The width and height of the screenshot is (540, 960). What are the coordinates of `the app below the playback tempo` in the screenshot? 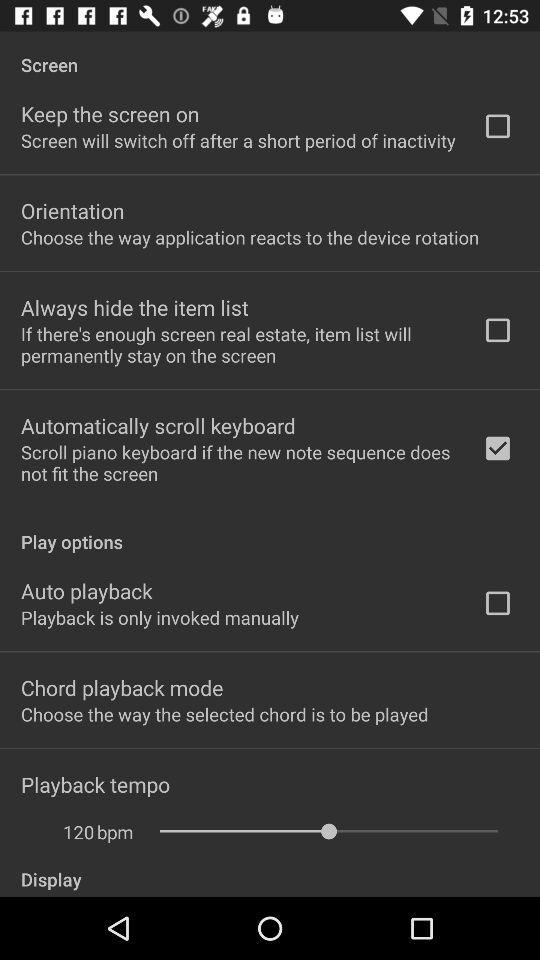 It's located at (115, 832).